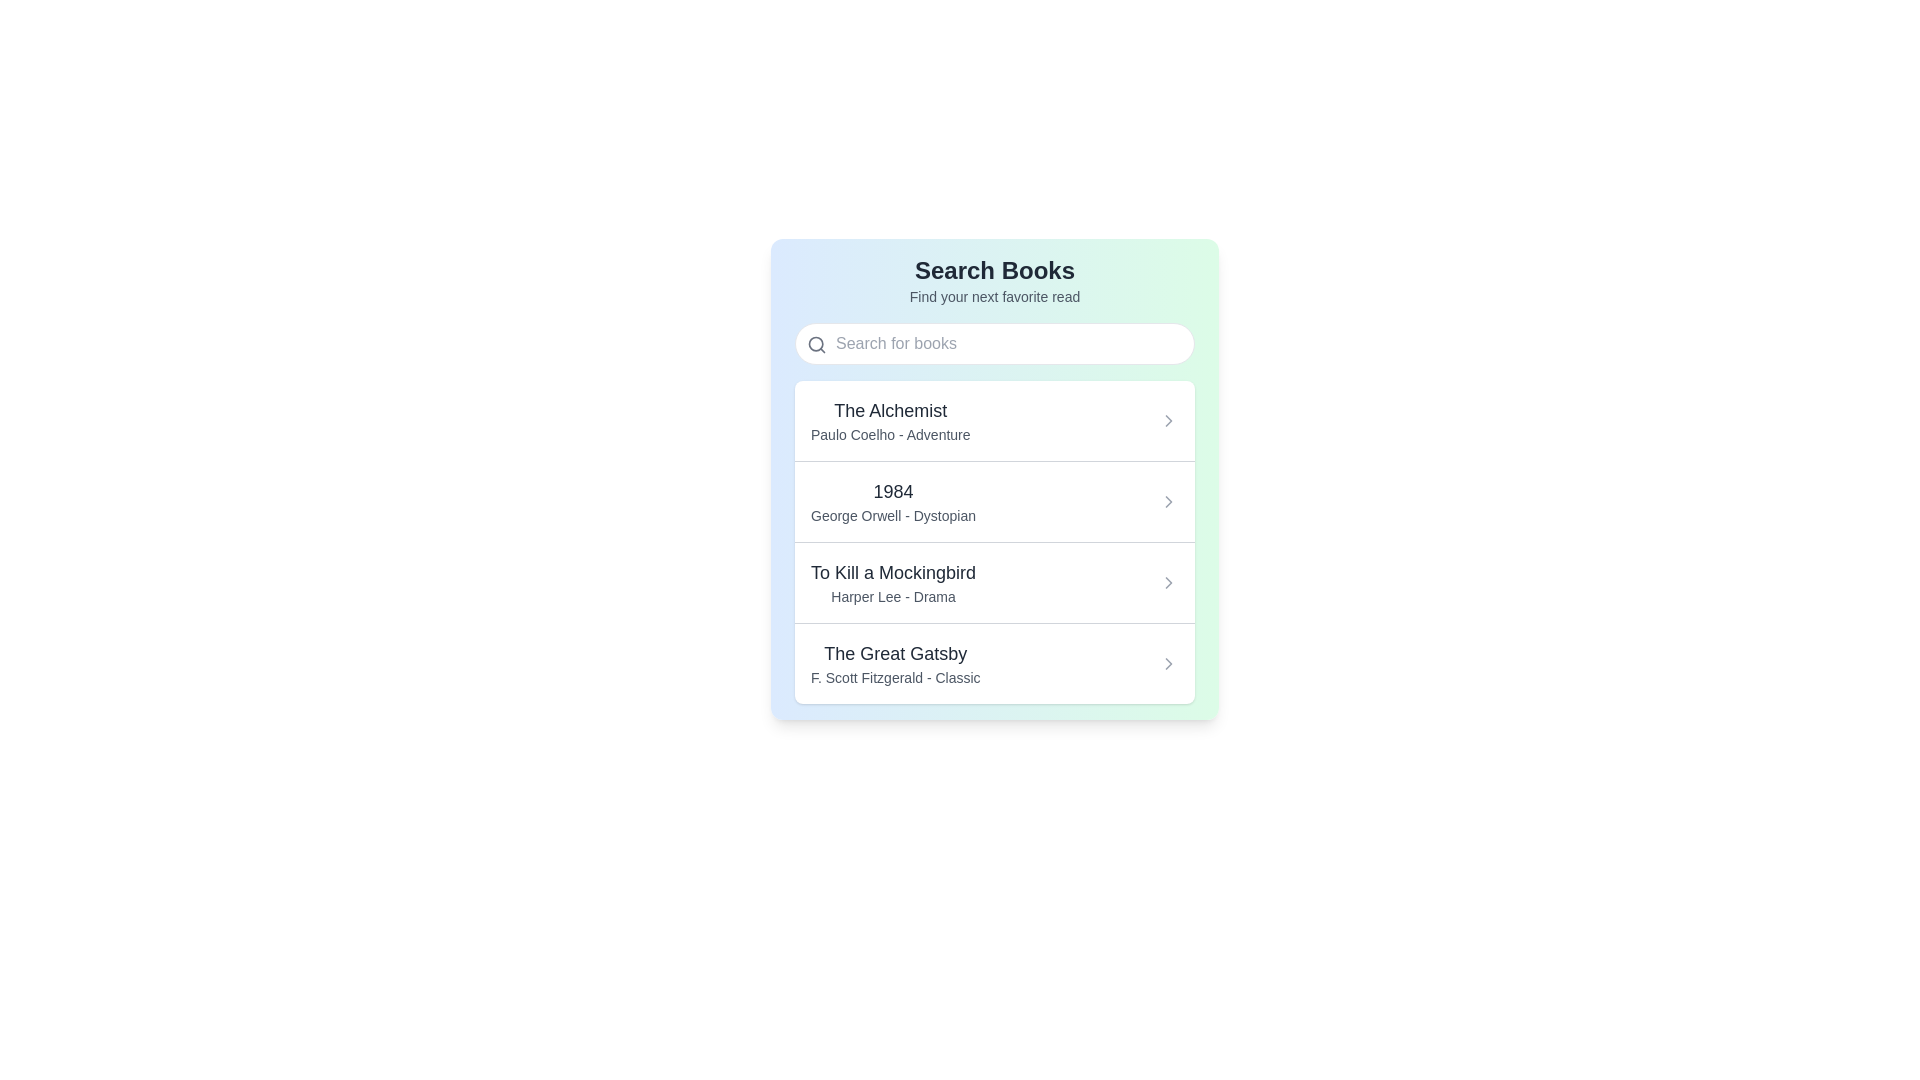 The width and height of the screenshot is (1920, 1080). What do you see at coordinates (1169, 582) in the screenshot?
I see `the rightward-pointing chevron icon located at the right edge of the 'To Kill a Mockingbird - Harper Lee - Drama' list item to visualize interactive feedback` at bounding box center [1169, 582].